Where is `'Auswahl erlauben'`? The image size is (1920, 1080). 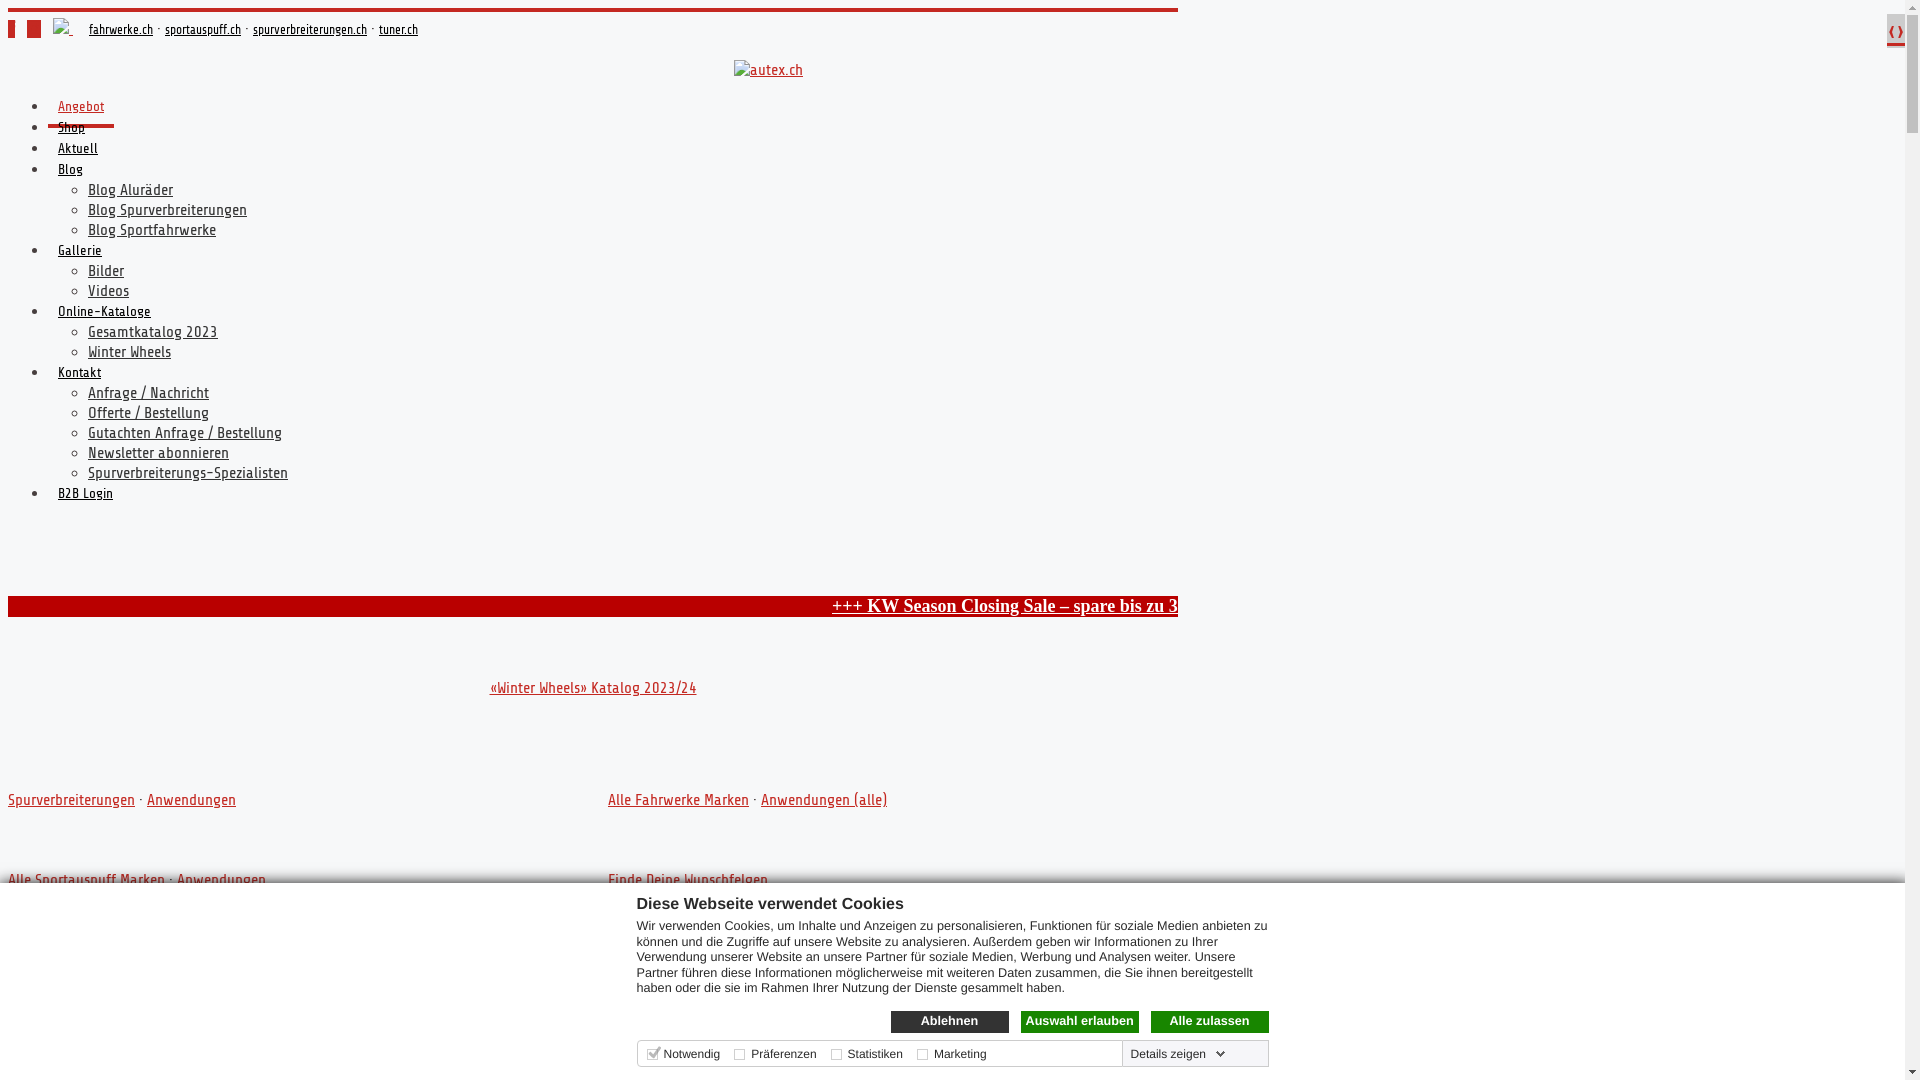
'Auswahl erlauben' is located at coordinates (1078, 1022).